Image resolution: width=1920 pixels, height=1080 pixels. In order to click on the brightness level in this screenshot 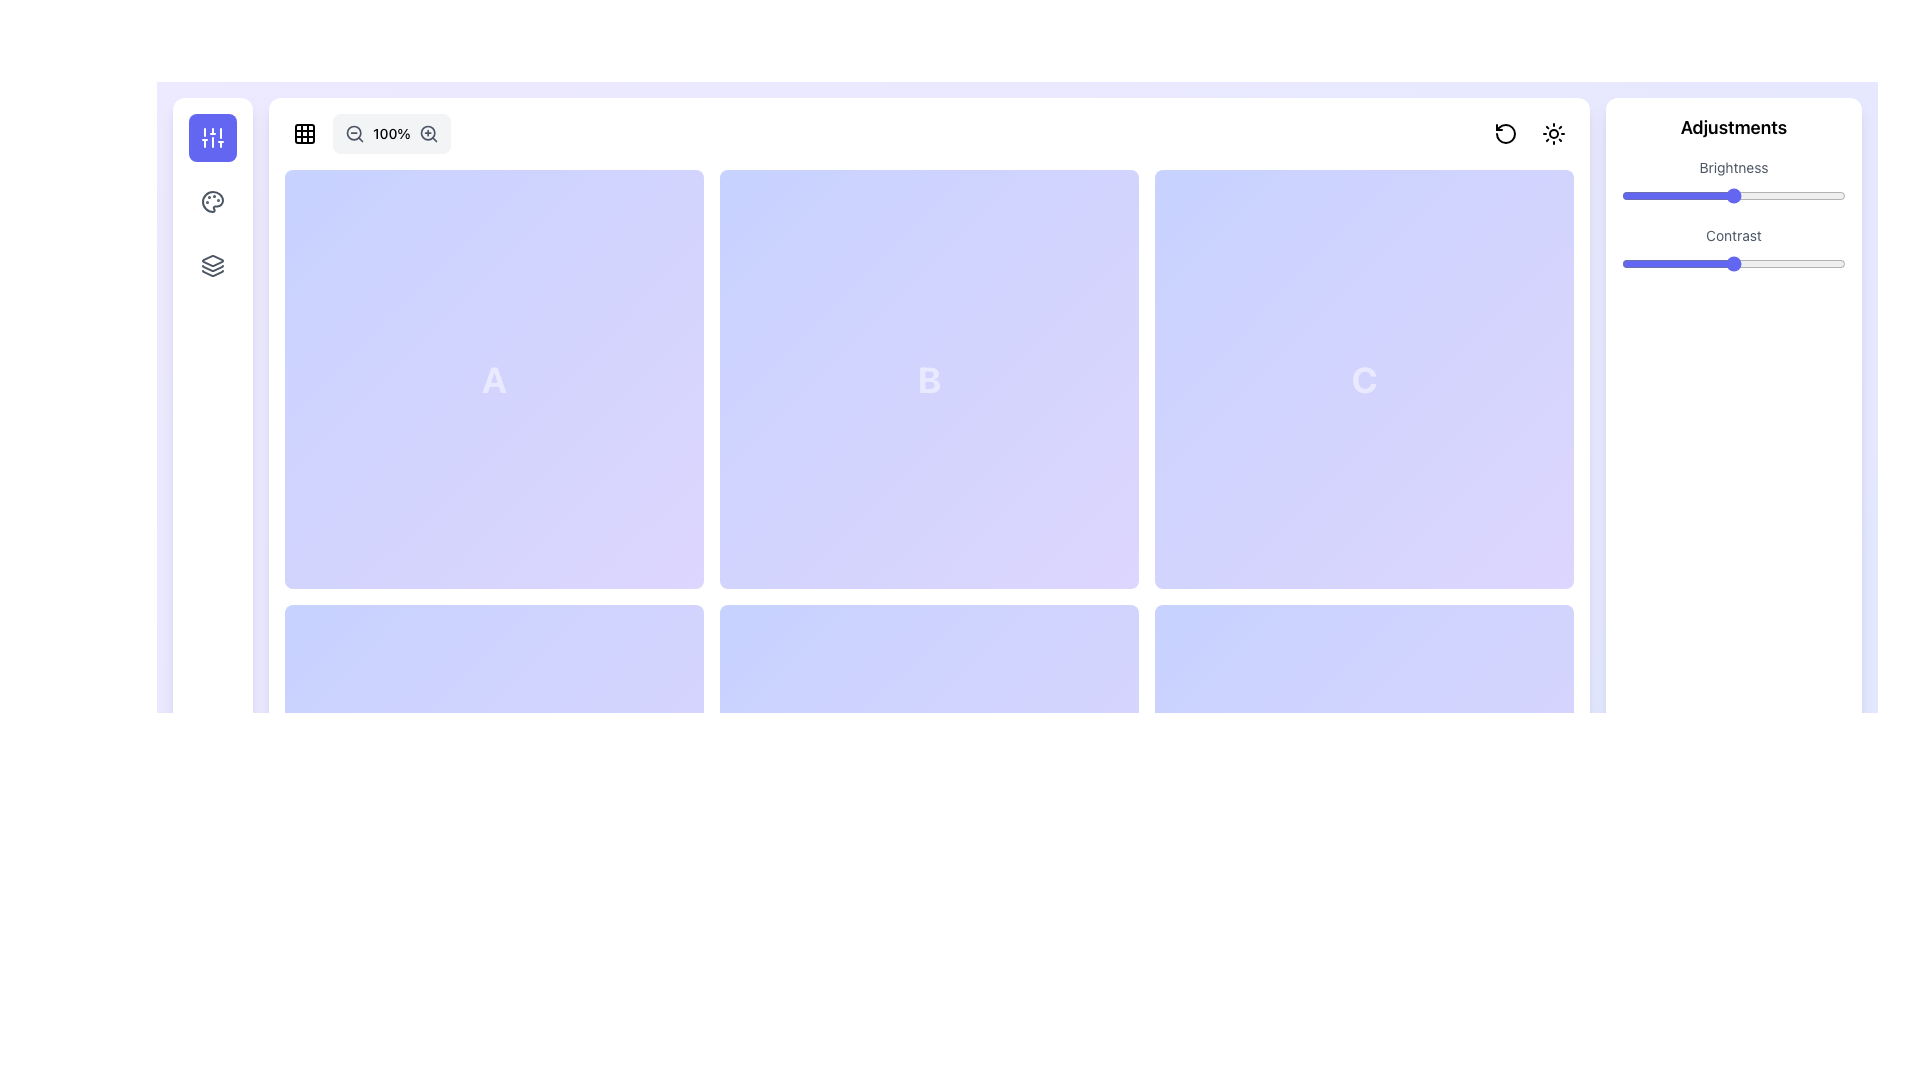, I will do `click(1812, 196)`.